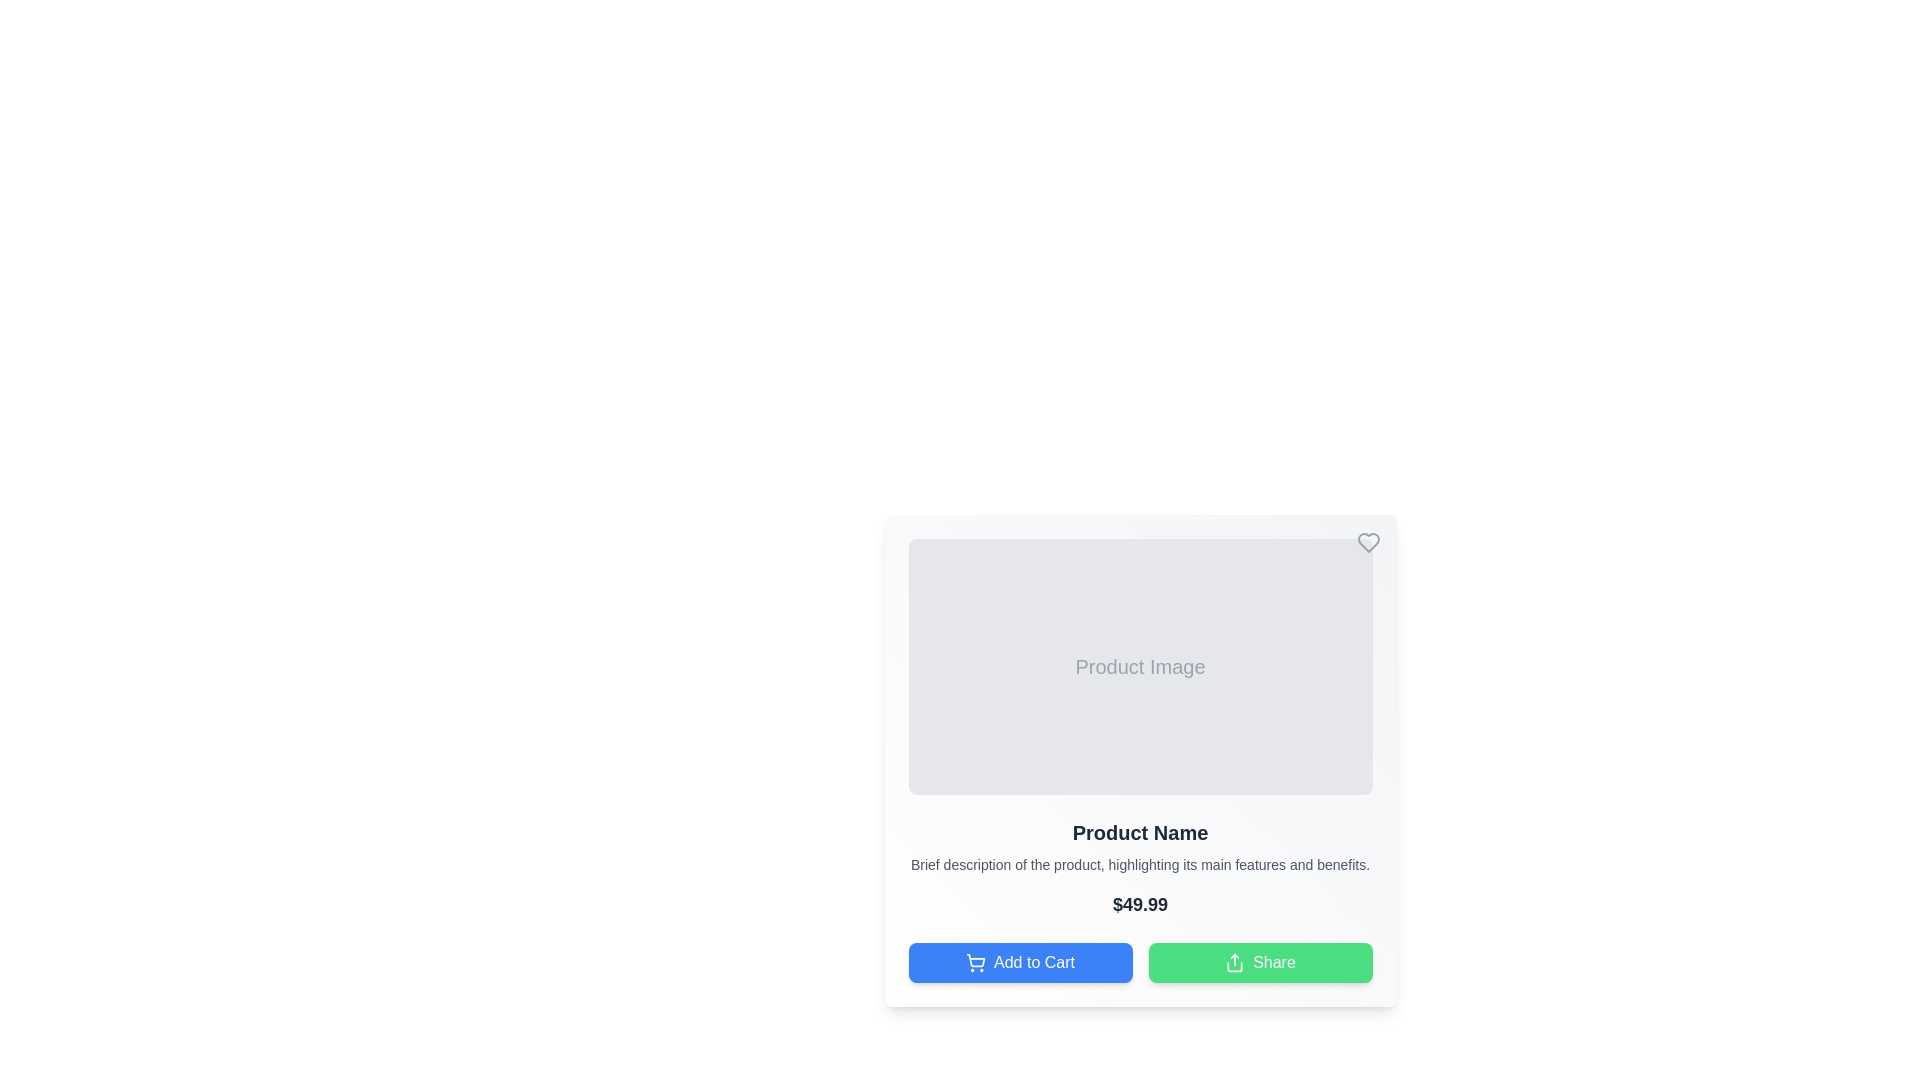  I want to click on the bold, large dark gray text label that indicates the name of a product, positioned centrally below the product image placeholder in the card layout, so click(1140, 833).